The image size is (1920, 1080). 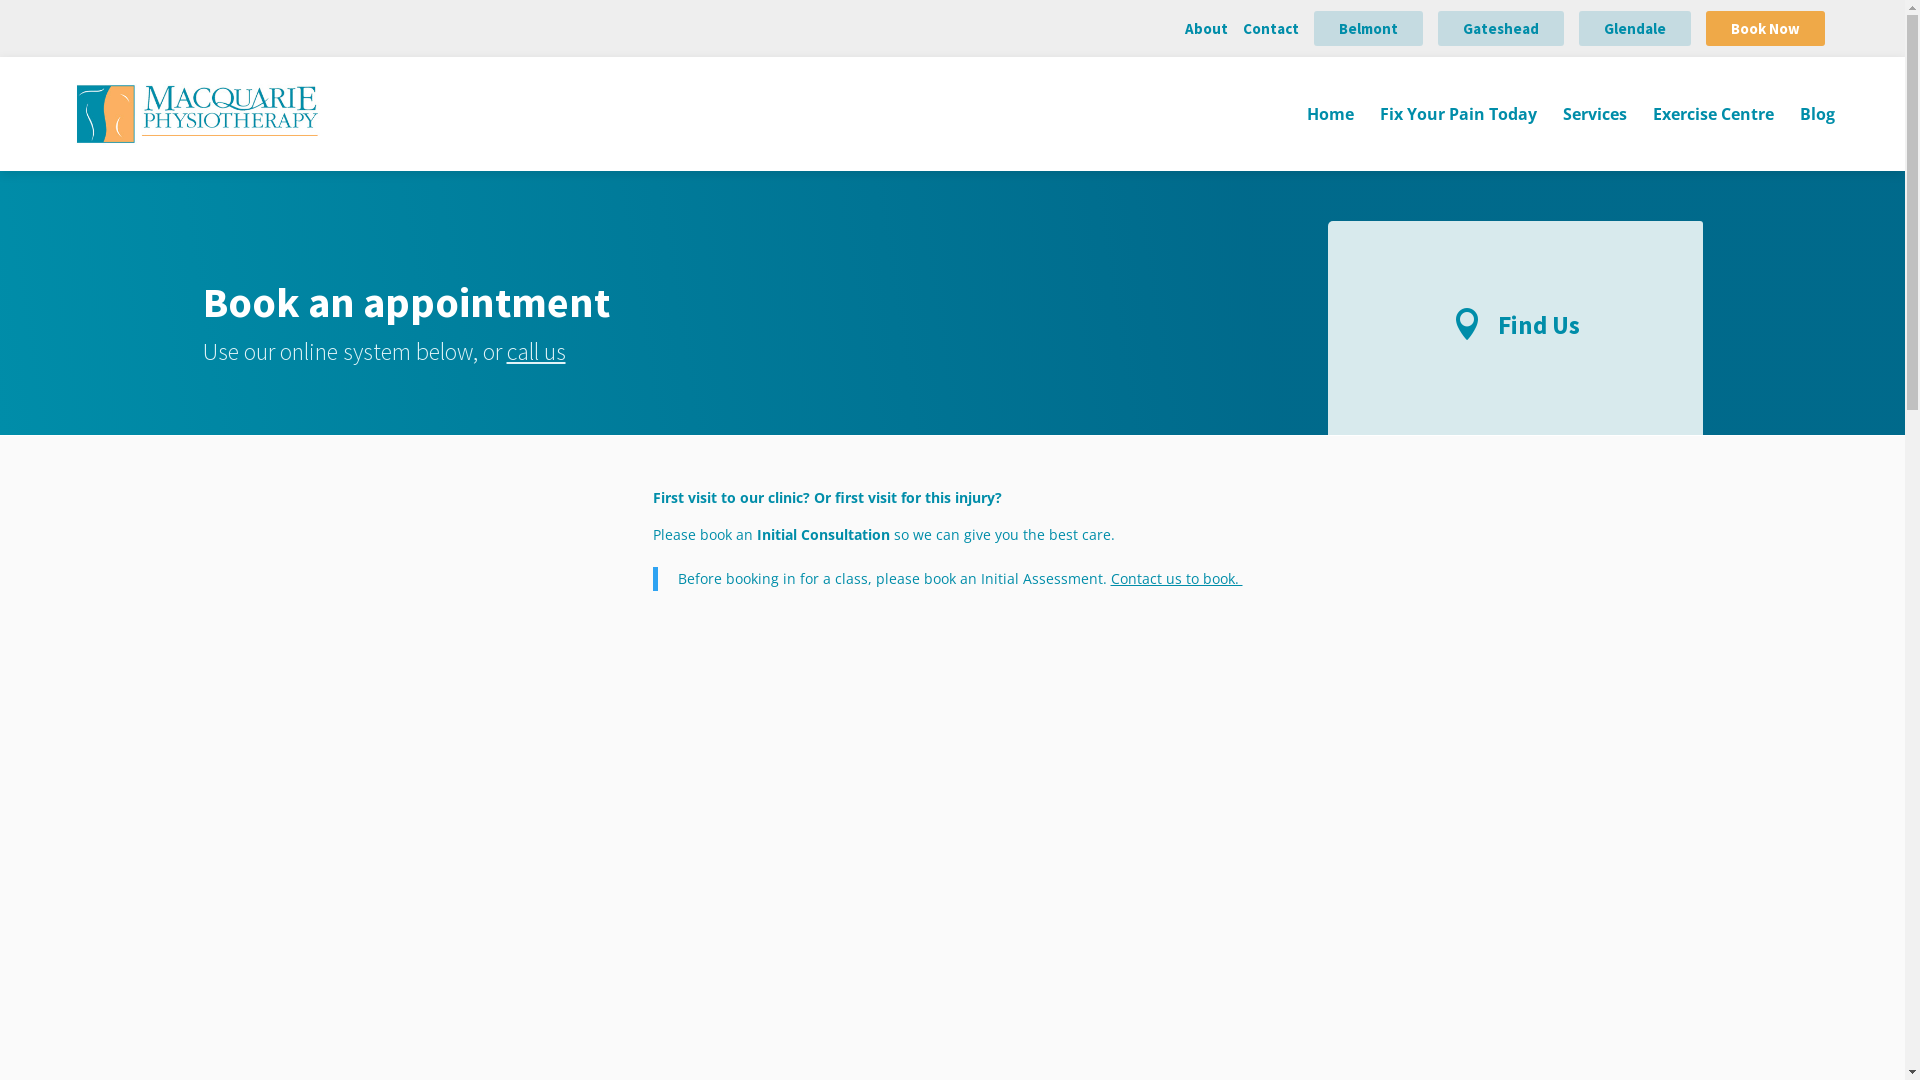 I want to click on 'Services', so click(x=1593, y=137).